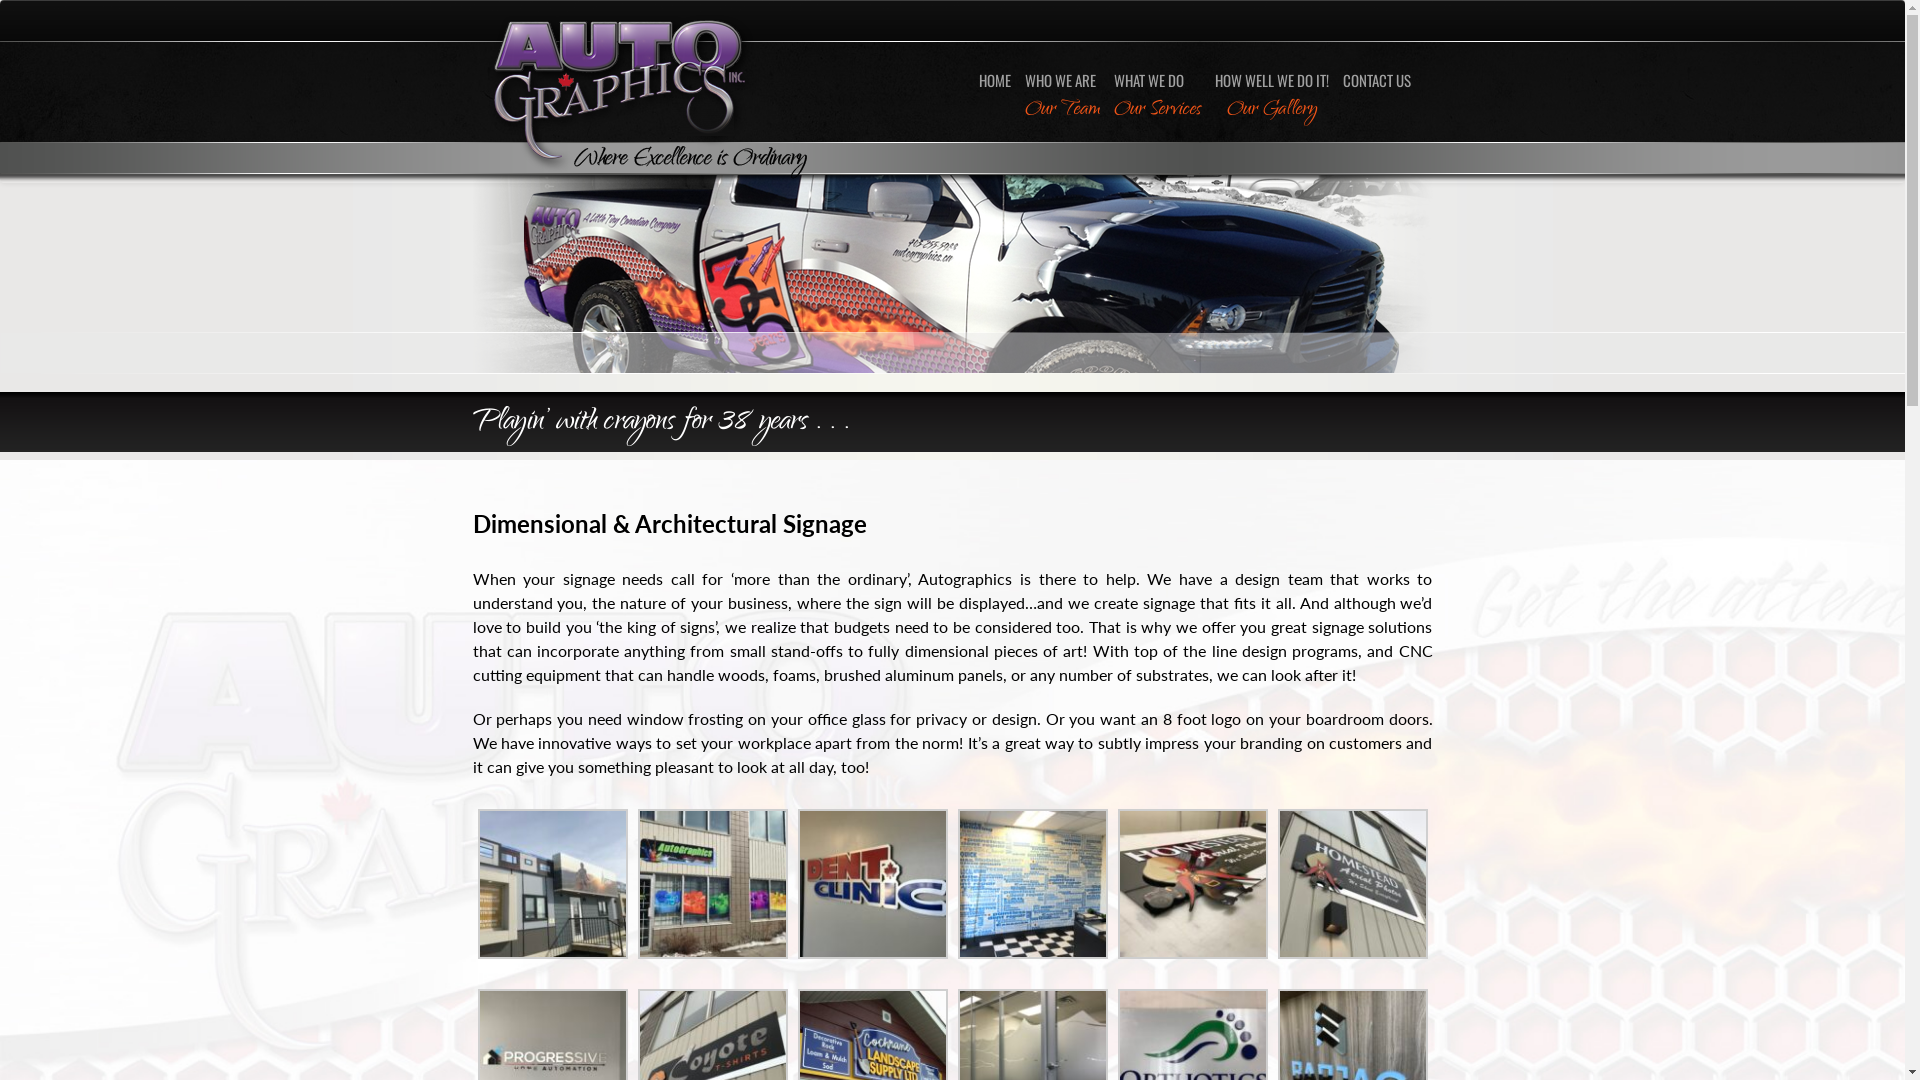 Image resolution: width=1920 pixels, height=1080 pixels. I want to click on 'WHO WE ARE, so click(1061, 95).